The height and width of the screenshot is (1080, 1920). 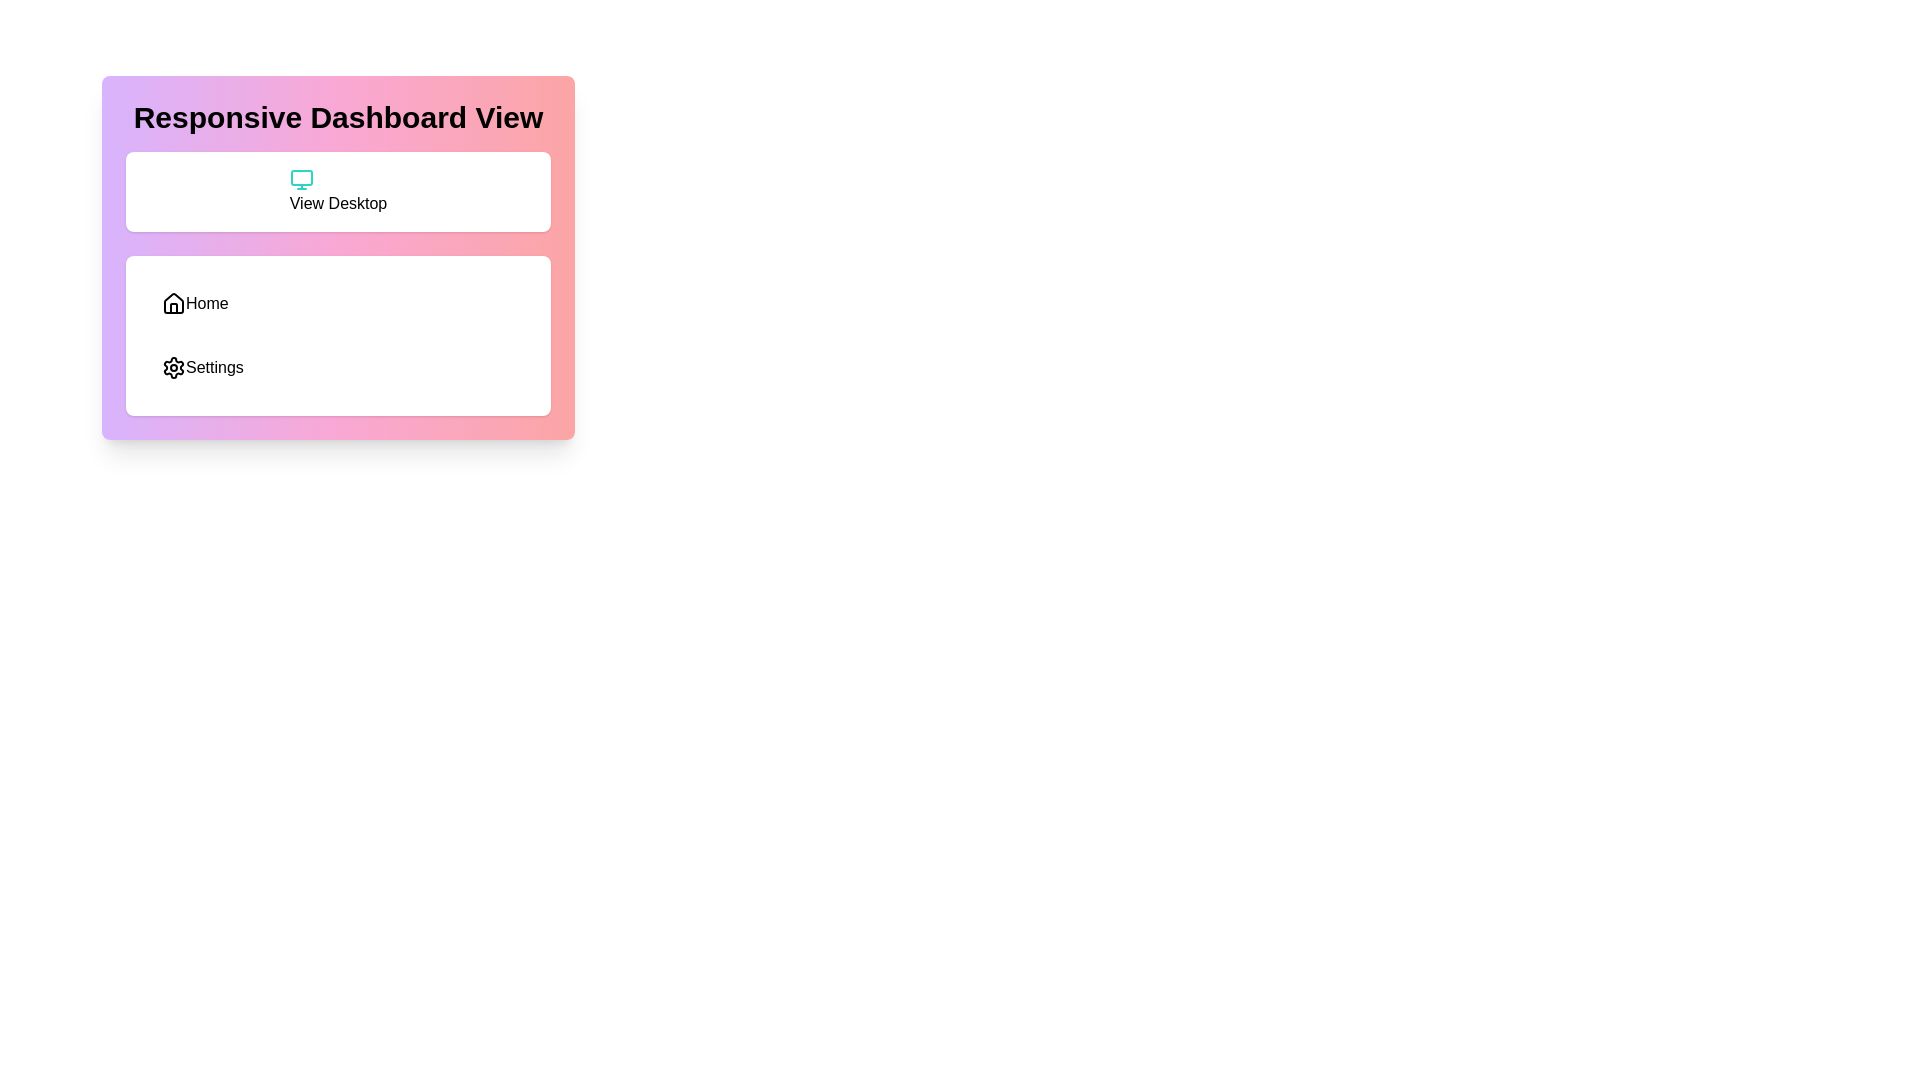 I want to click on the 'View Desktop' text label, which is a bold, center-aligned label, so click(x=338, y=204).